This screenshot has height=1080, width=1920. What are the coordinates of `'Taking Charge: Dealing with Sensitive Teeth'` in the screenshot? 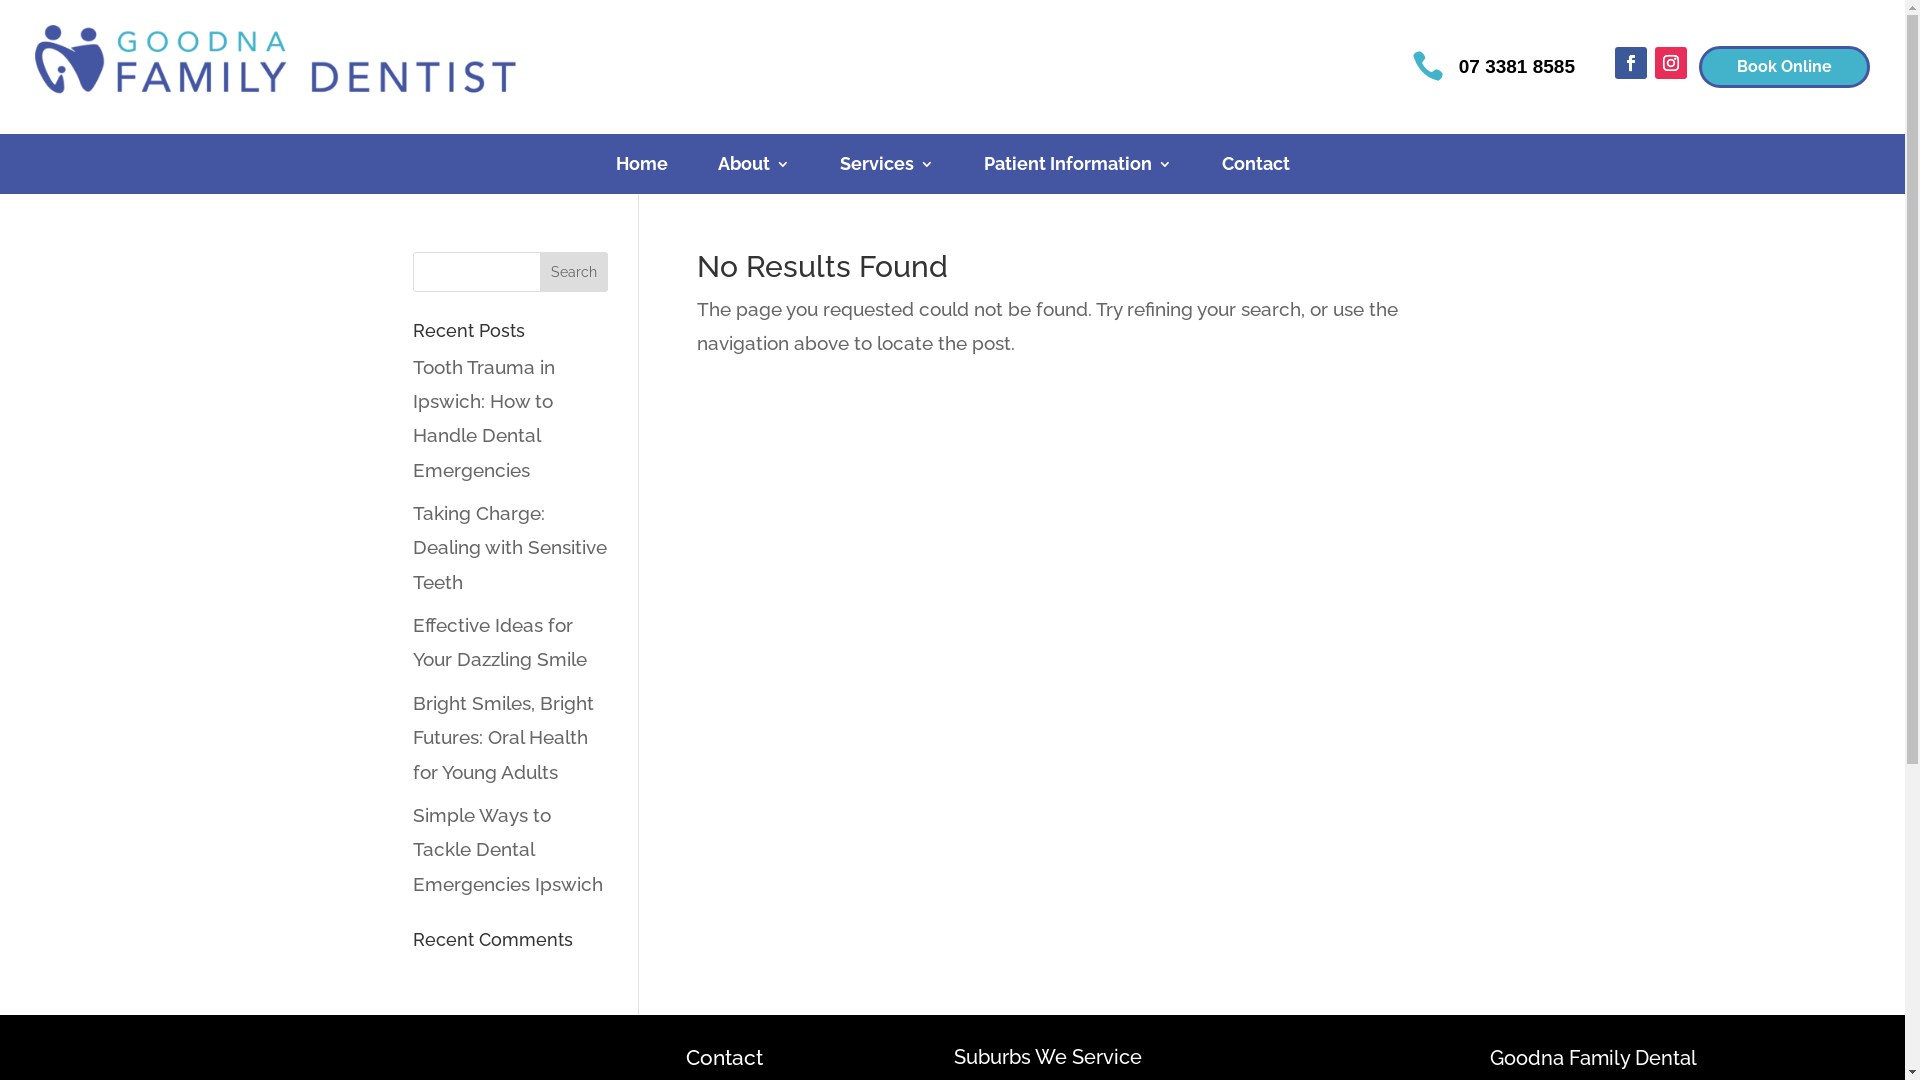 It's located at (508, 547).